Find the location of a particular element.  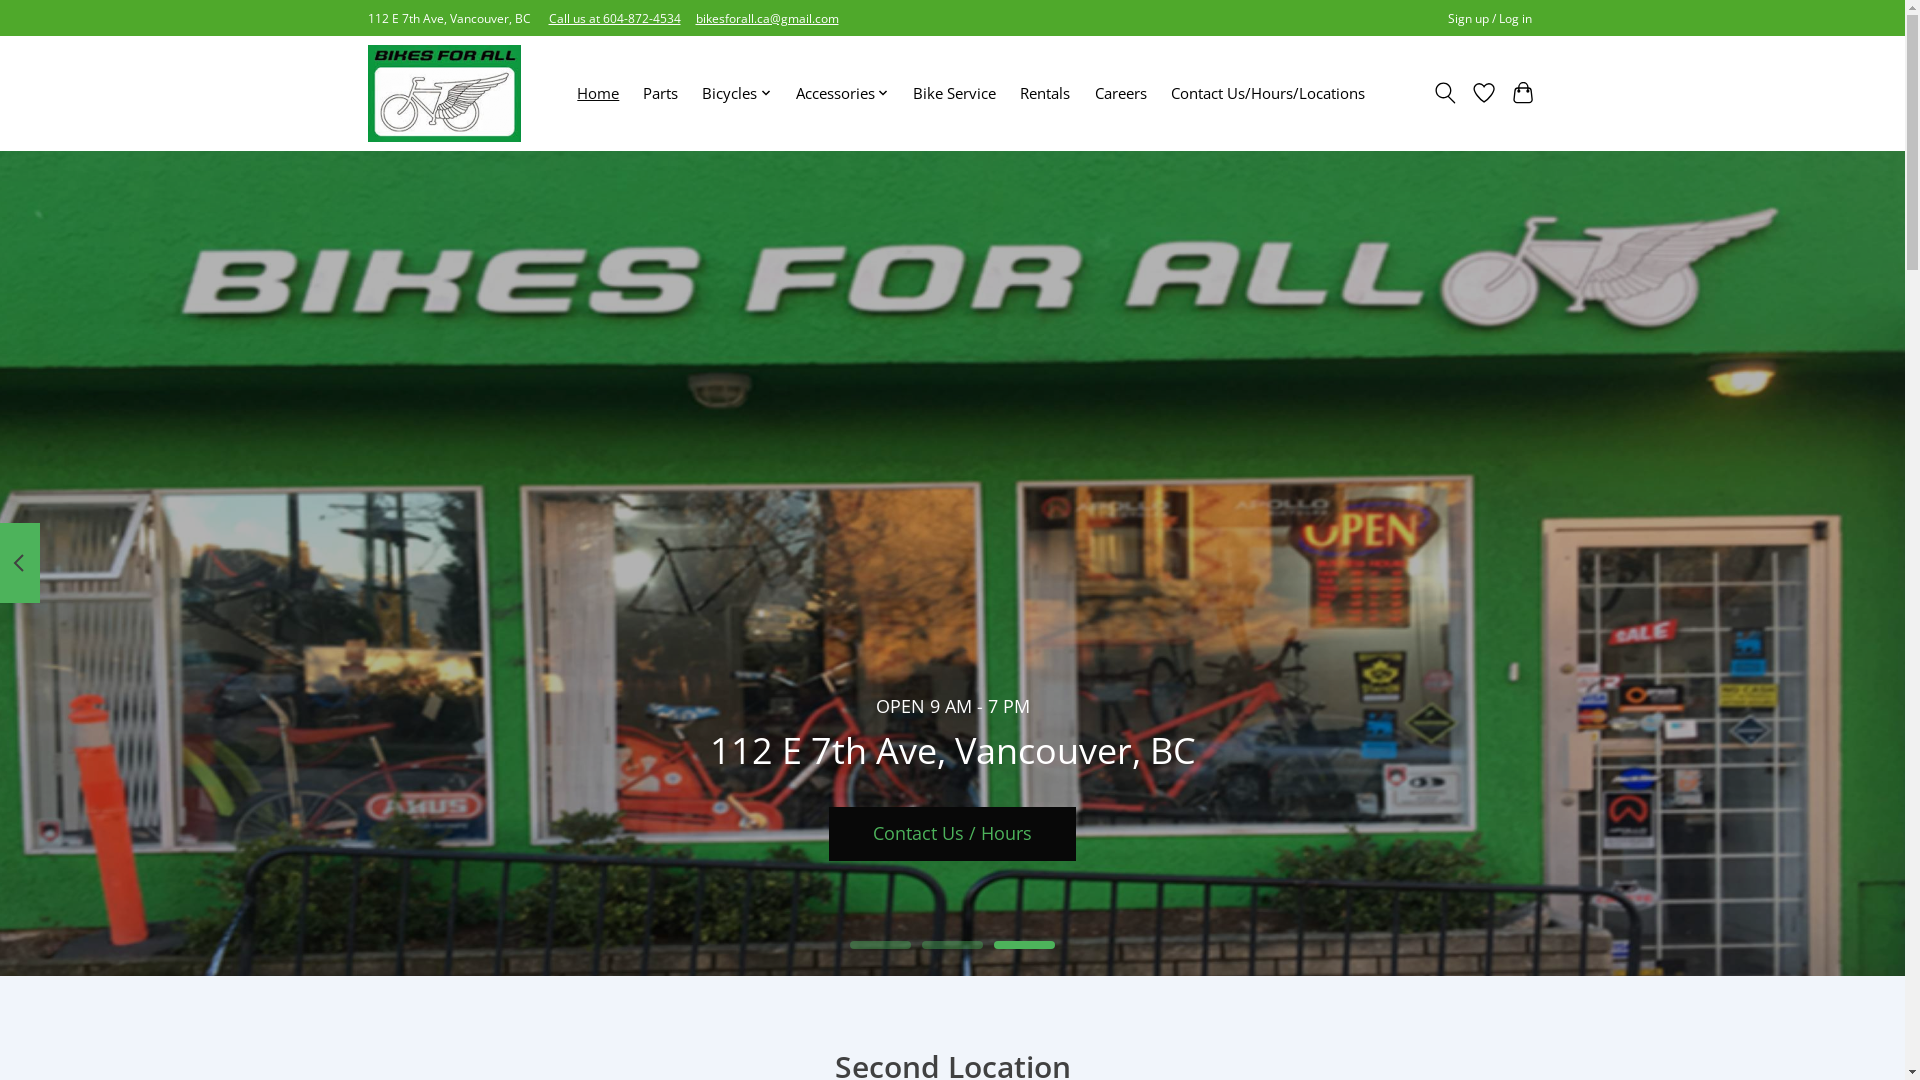

'Bicycles' is located at coordinates (736, 93).